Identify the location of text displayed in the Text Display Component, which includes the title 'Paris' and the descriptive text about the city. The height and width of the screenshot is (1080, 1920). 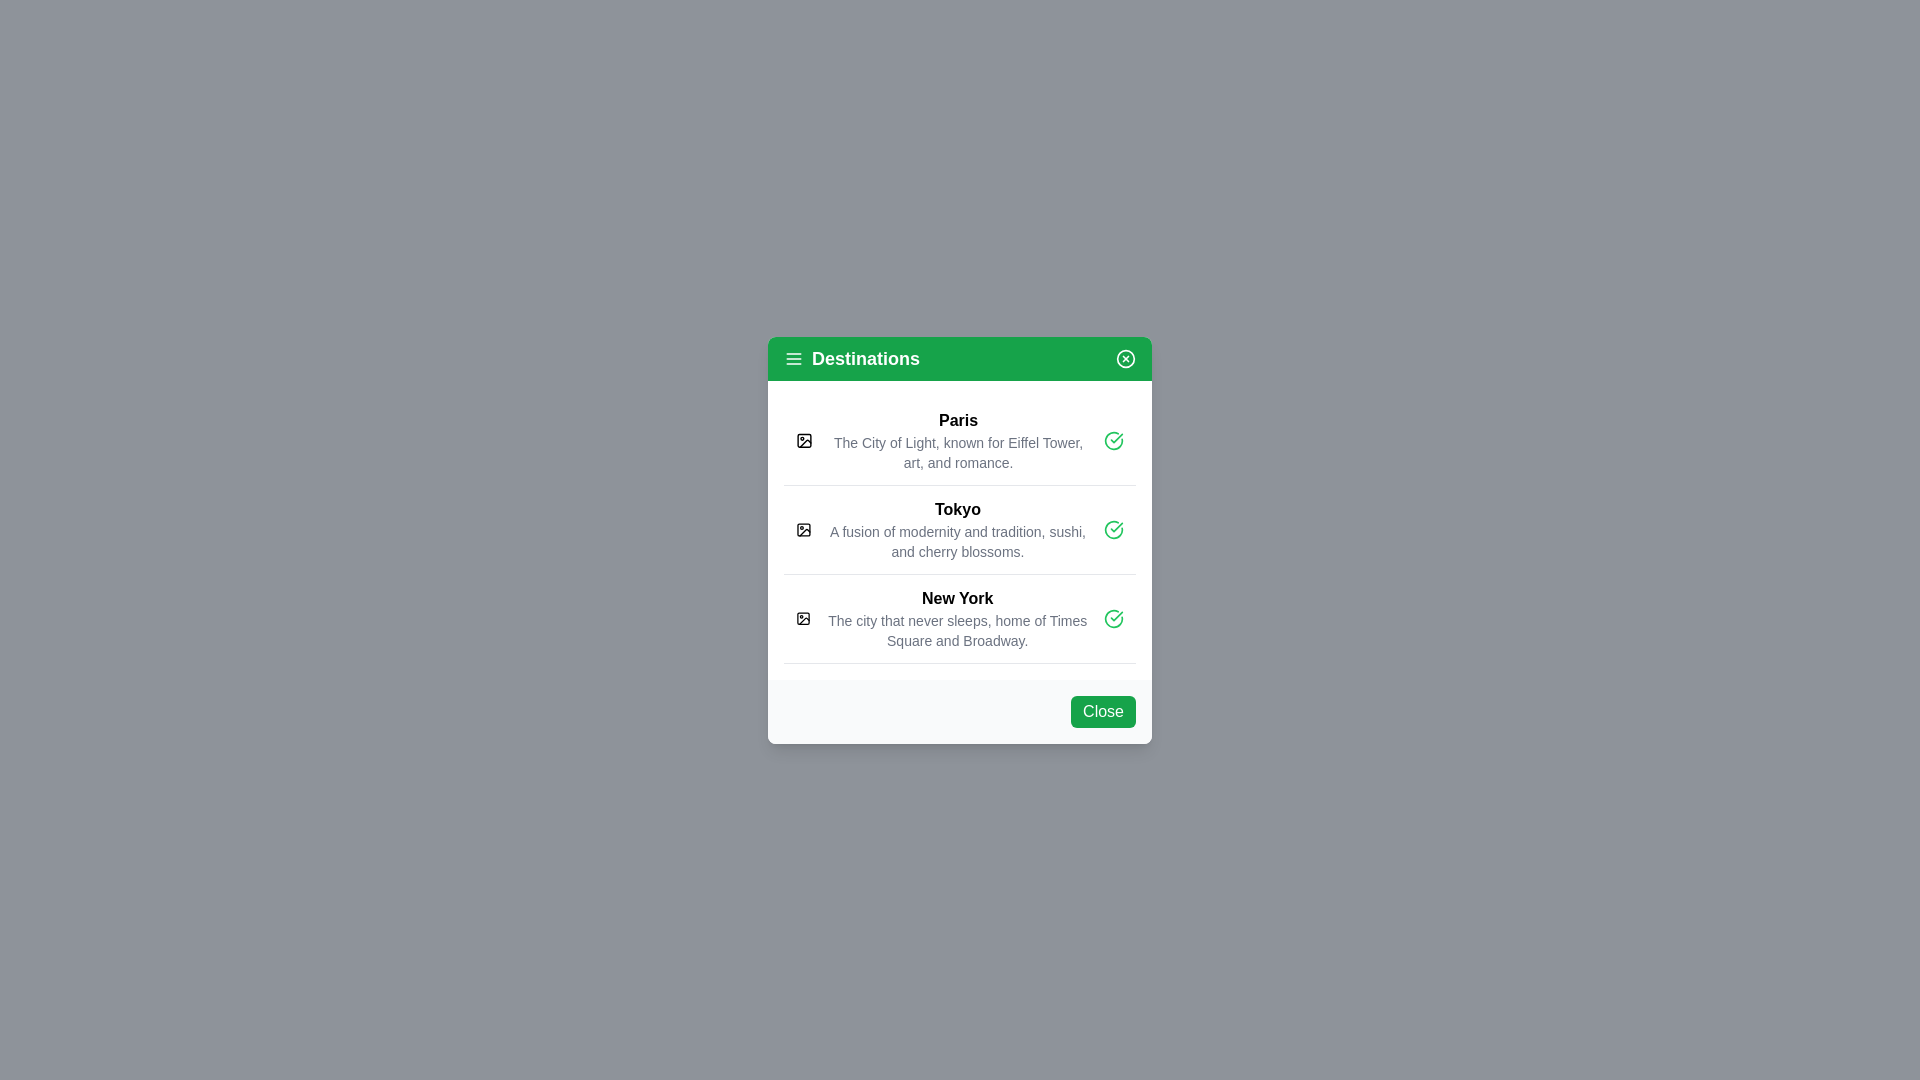
(957, 439).